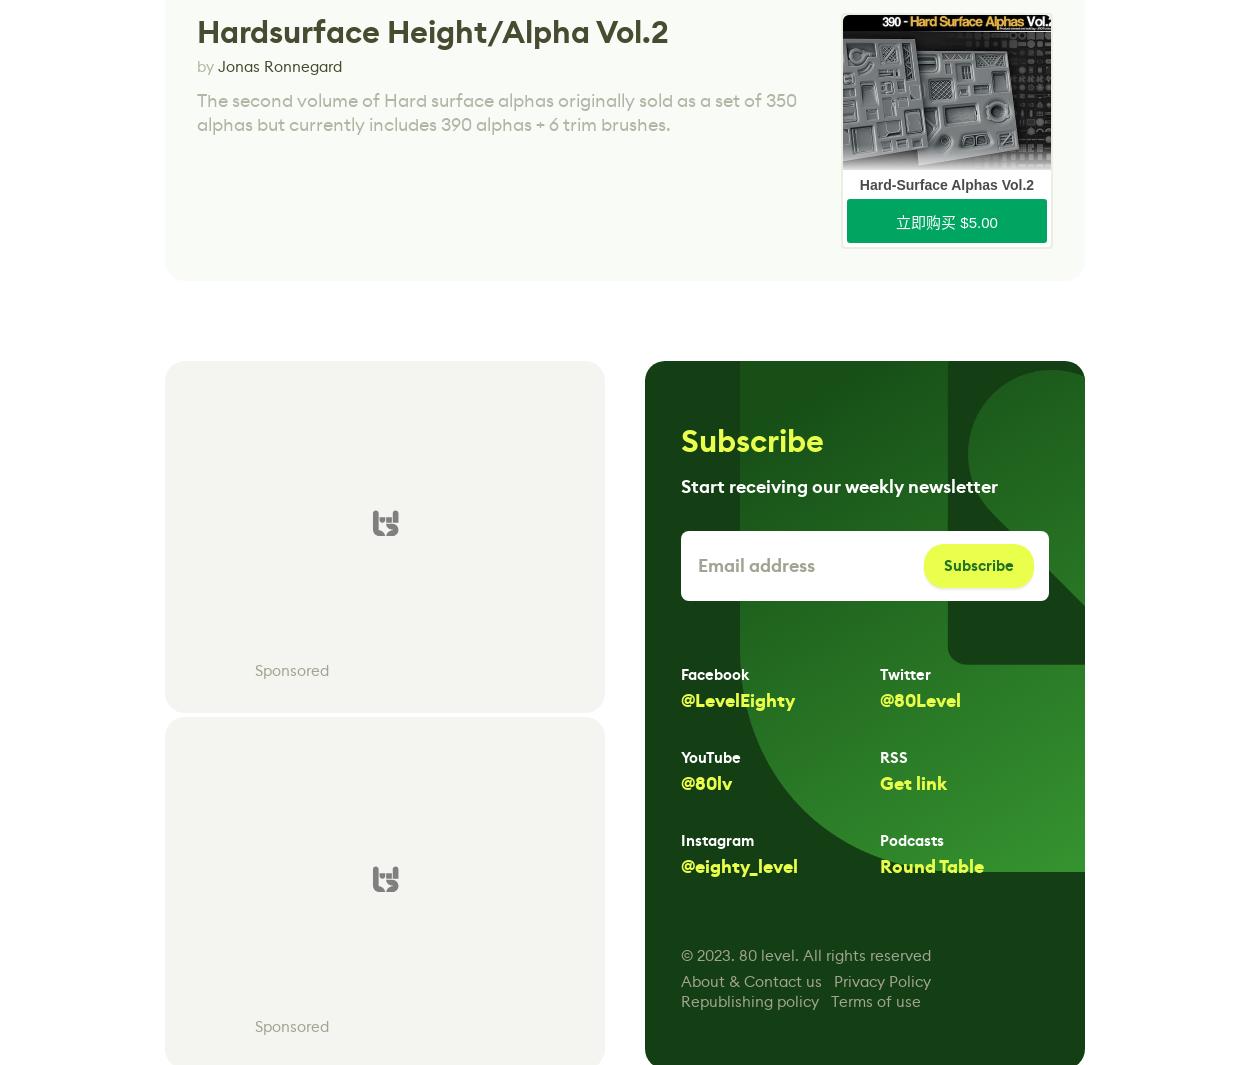 Image resolution: width=1250 pixels, height=1065 pixels. Describe the element at coordinates (680, 841) in the screenshot. I see `'Instagram'` at that location.